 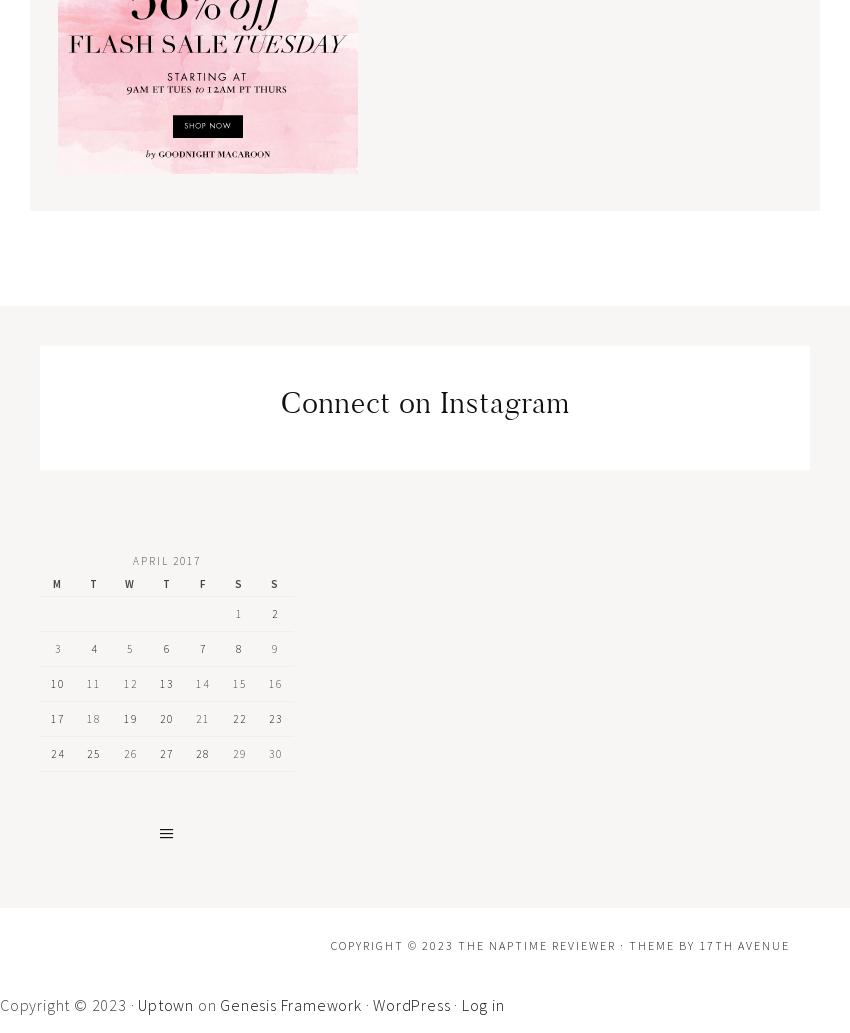 What do you see at coordinates (167, 718) in the screenshot?
I see `'20'` at bounding box center [167, 718].